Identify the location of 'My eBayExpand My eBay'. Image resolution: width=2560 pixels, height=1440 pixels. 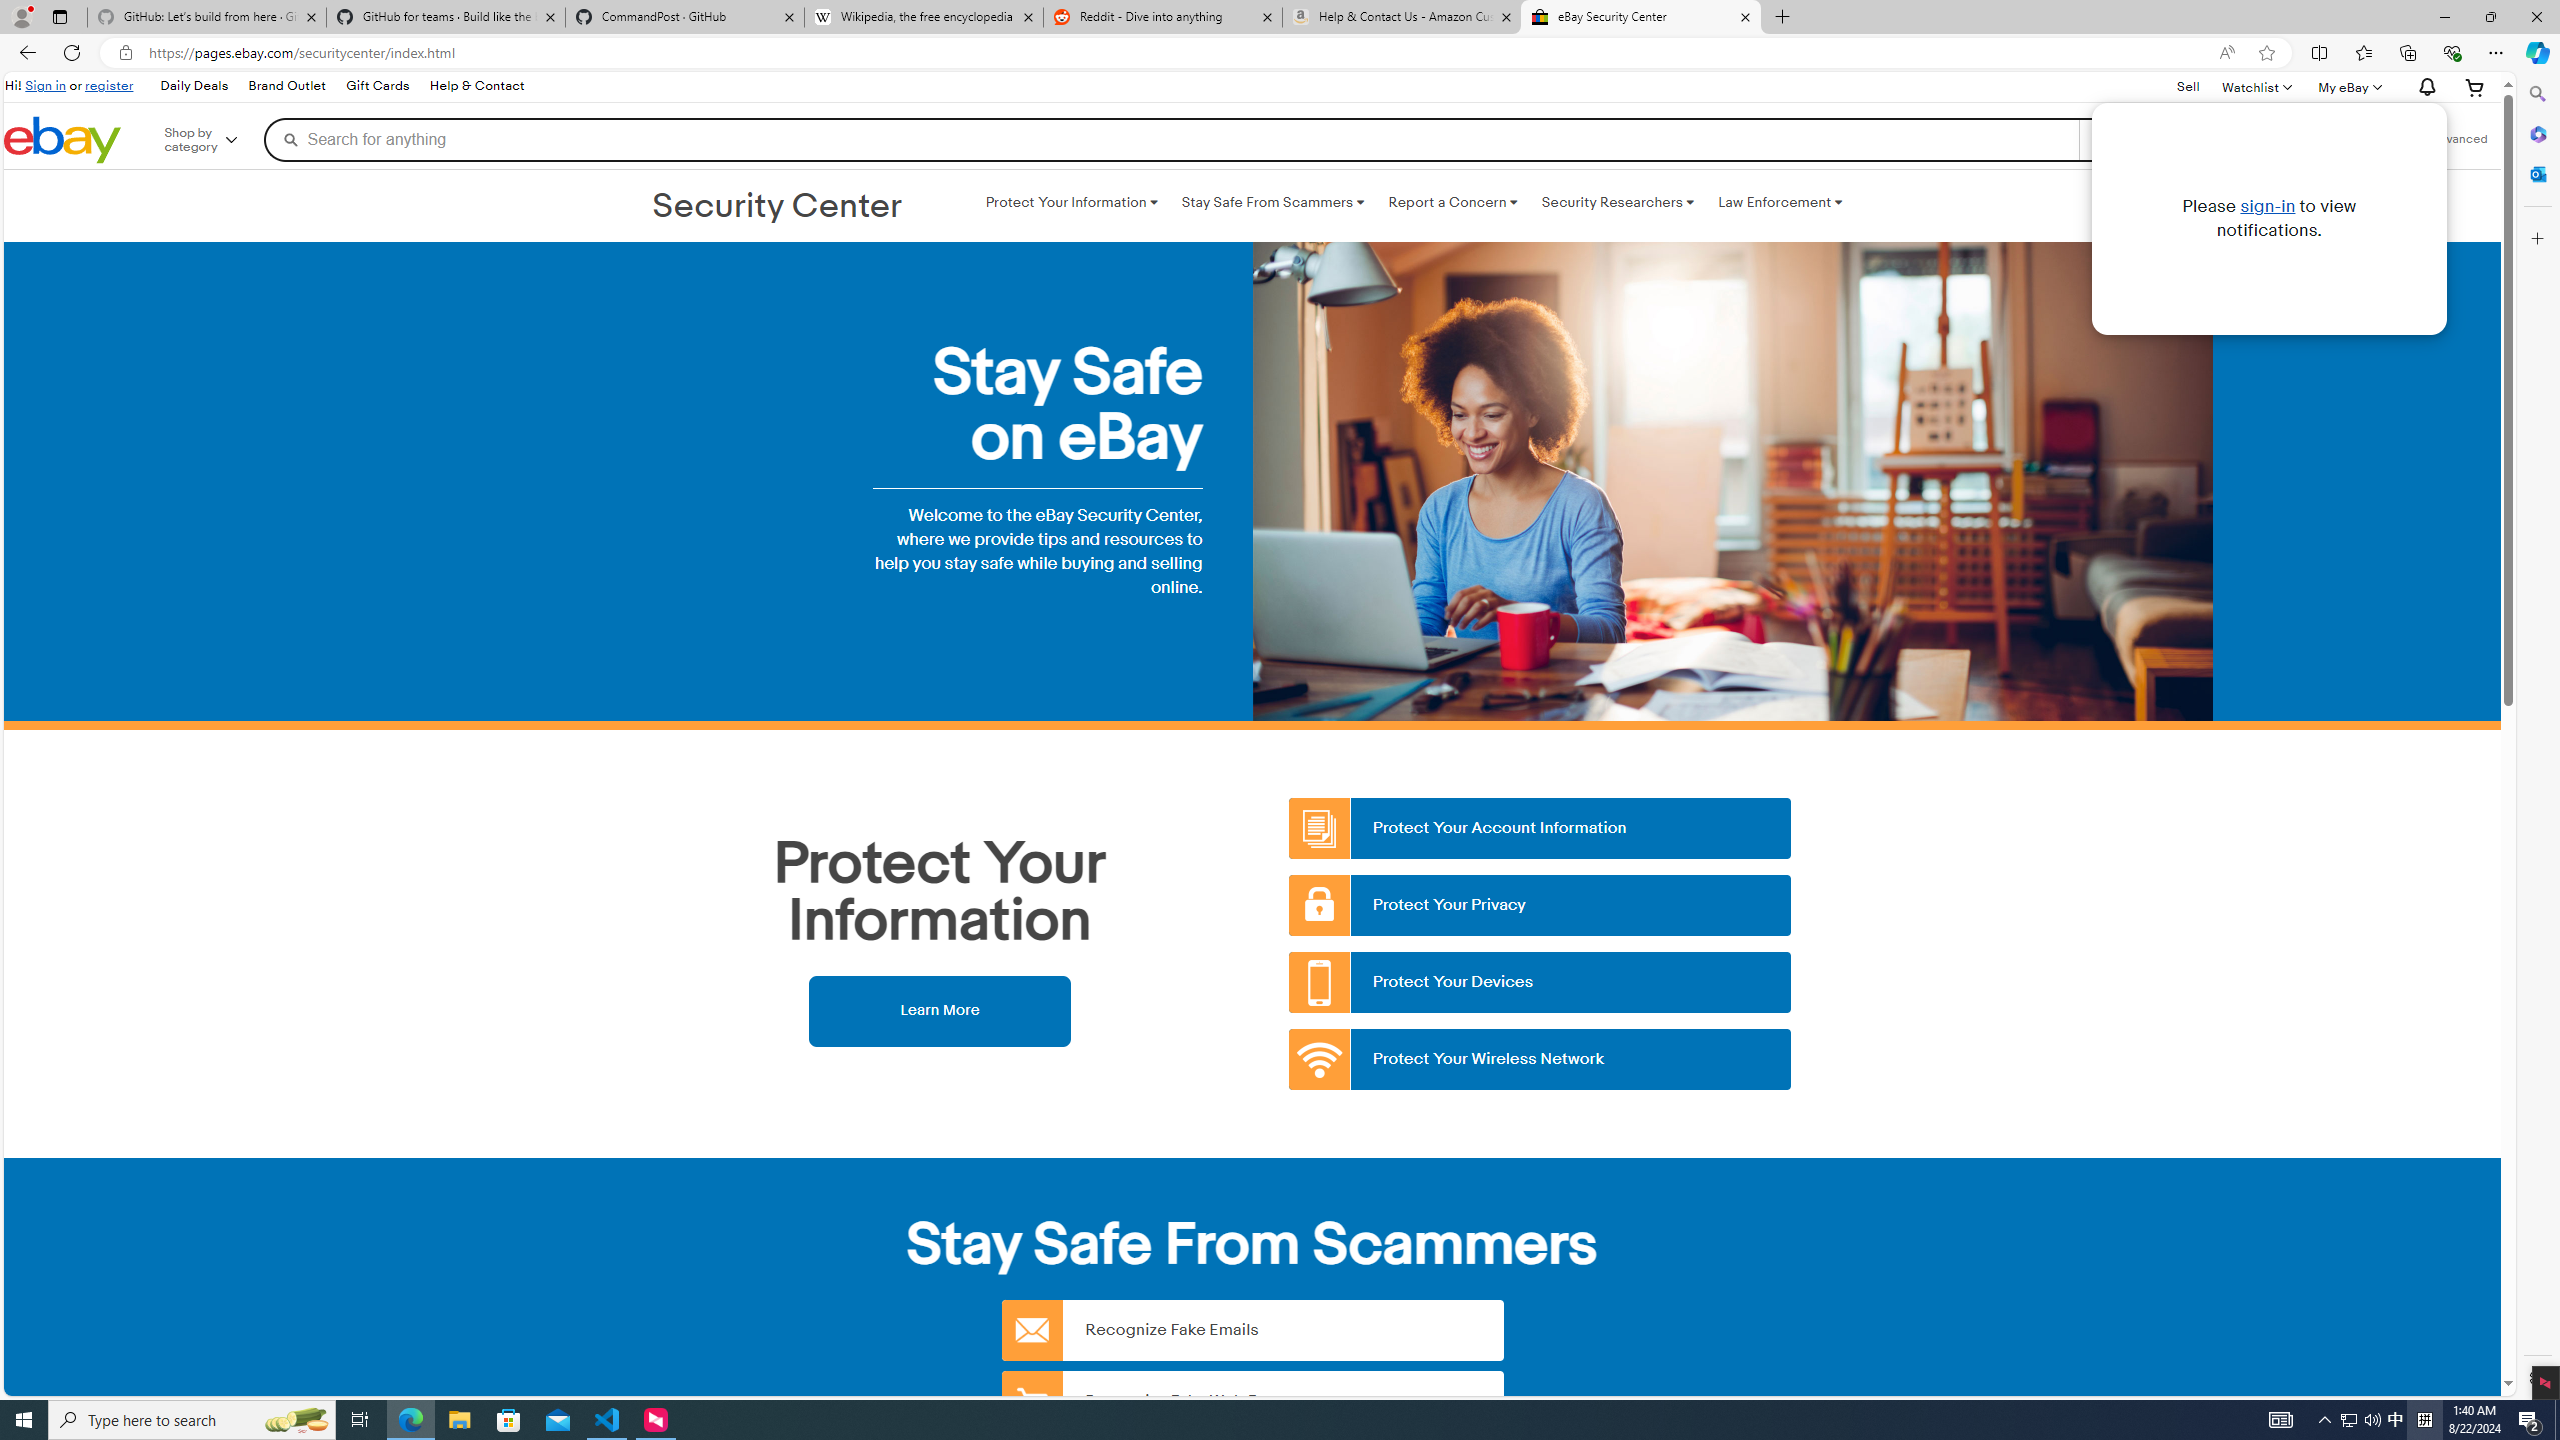
(2348, 87).